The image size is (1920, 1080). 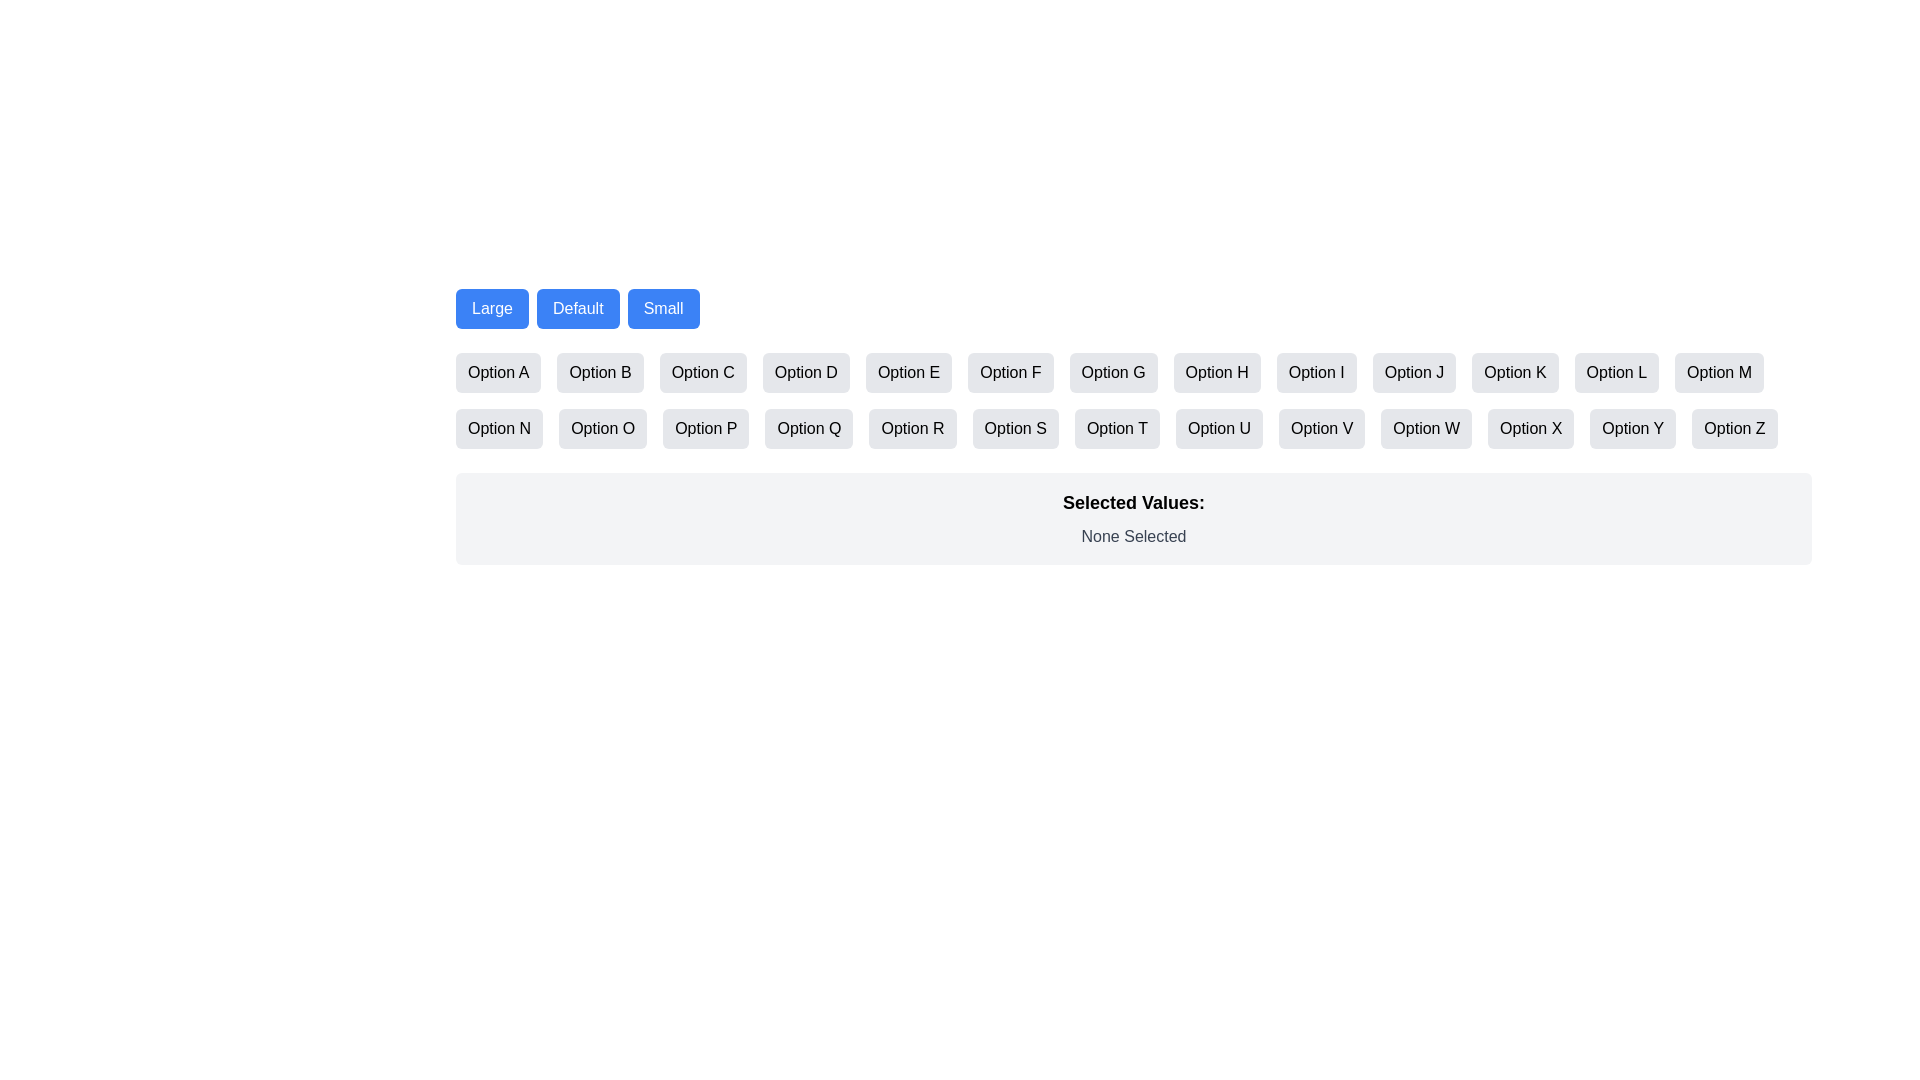 What do you see at coordinates (498, 373) in the screenshot?
I see `the rectangular button labeled 'Option A' with a light gray background and rounded corners` at bounding box center [498, 373].